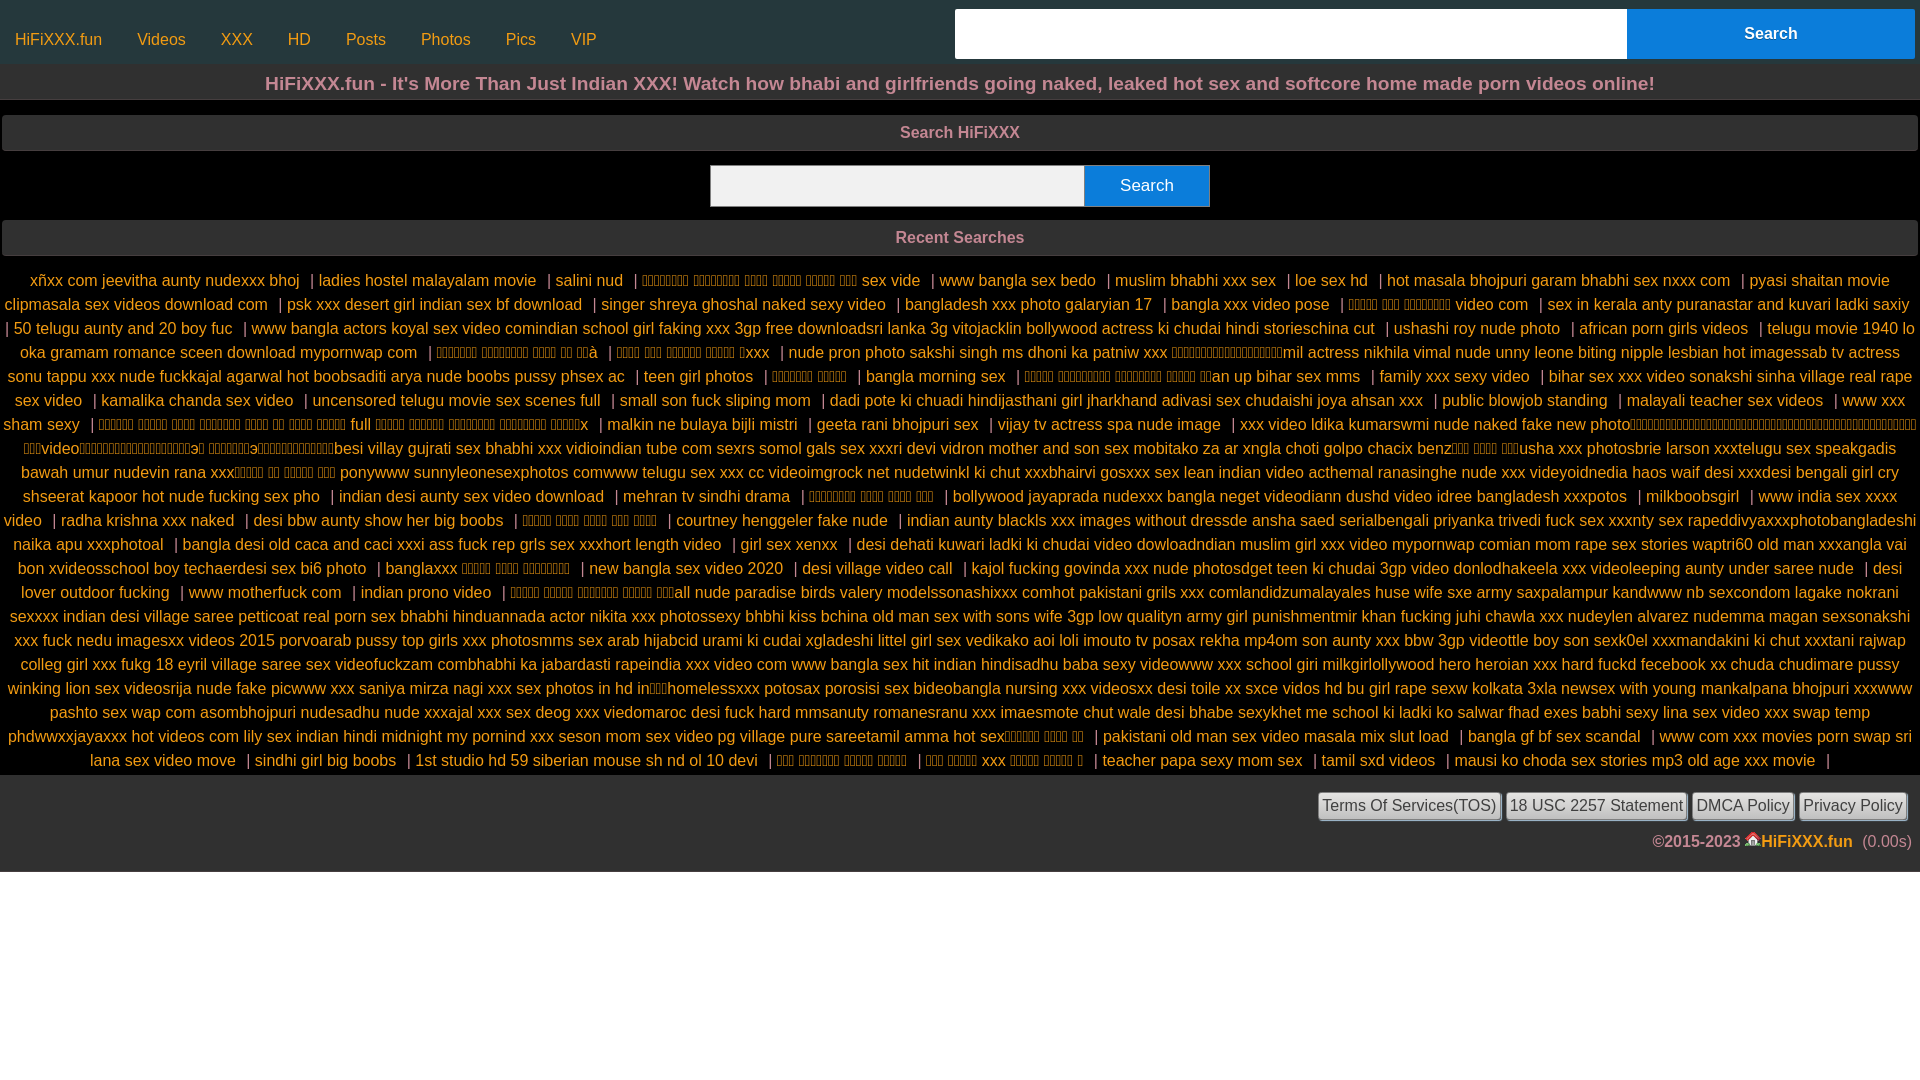  Describe the element at coordinates (1596, 805) in the screenshot. I see `'18 USC 2257 Statement'` at that location.